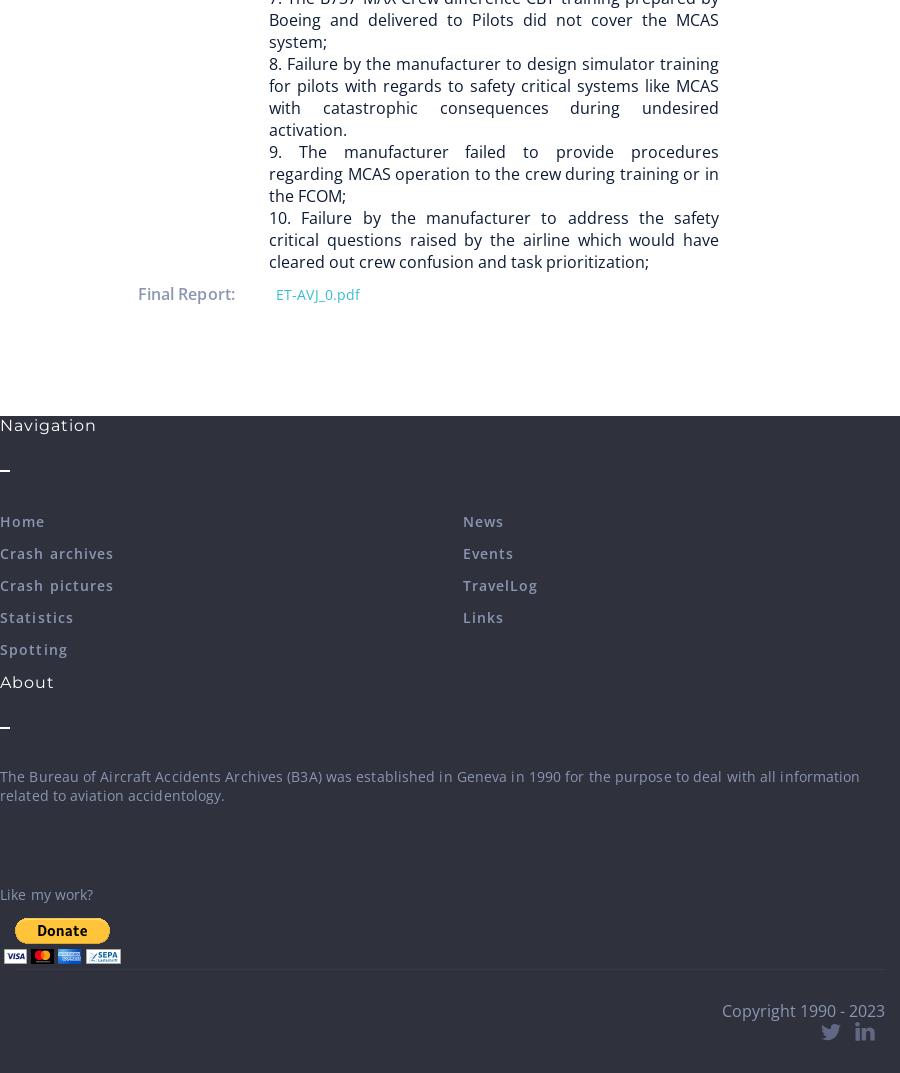 The image size is (900, 1073). I want to click on '8. Failure by the manufacturer to design simulator training for pilots with regards to safety critical systems like MCAS with catastrophic consequences during undesired activation.', so click(268, 96).